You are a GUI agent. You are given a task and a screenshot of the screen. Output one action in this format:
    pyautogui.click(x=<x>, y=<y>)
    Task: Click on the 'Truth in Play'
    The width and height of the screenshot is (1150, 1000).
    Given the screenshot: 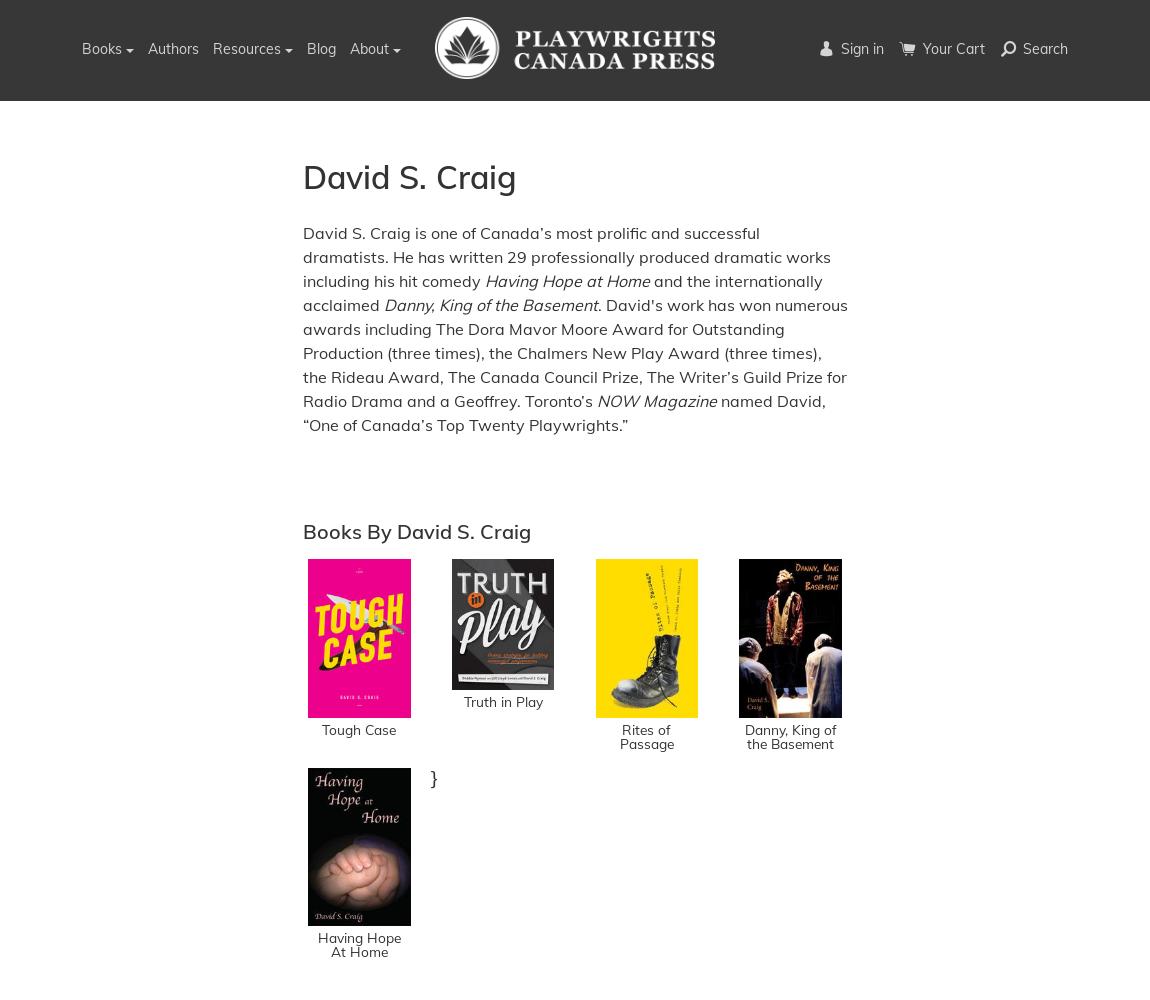 What is the action you would take?
    pyautogui.click(x=502, y=700)
    